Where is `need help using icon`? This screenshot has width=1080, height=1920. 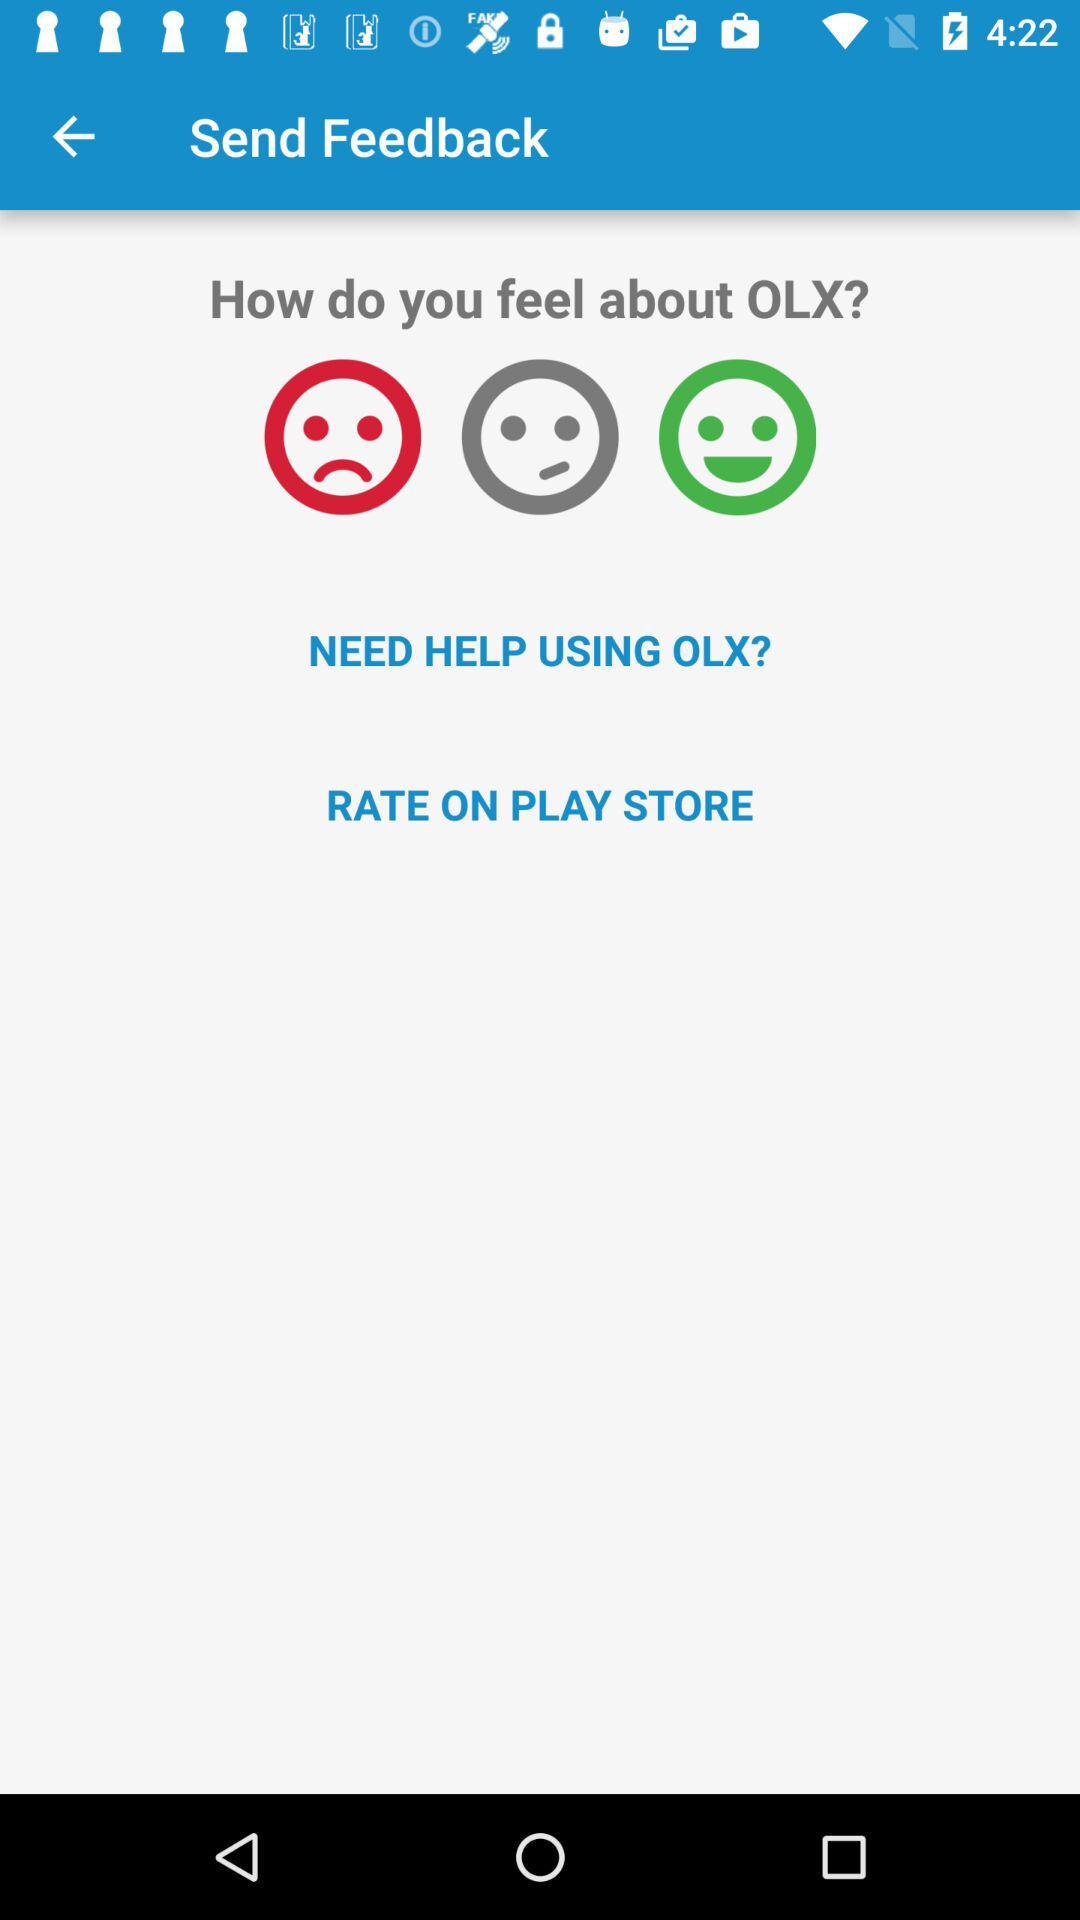
need help using icon is located at coordinates (540, 649).